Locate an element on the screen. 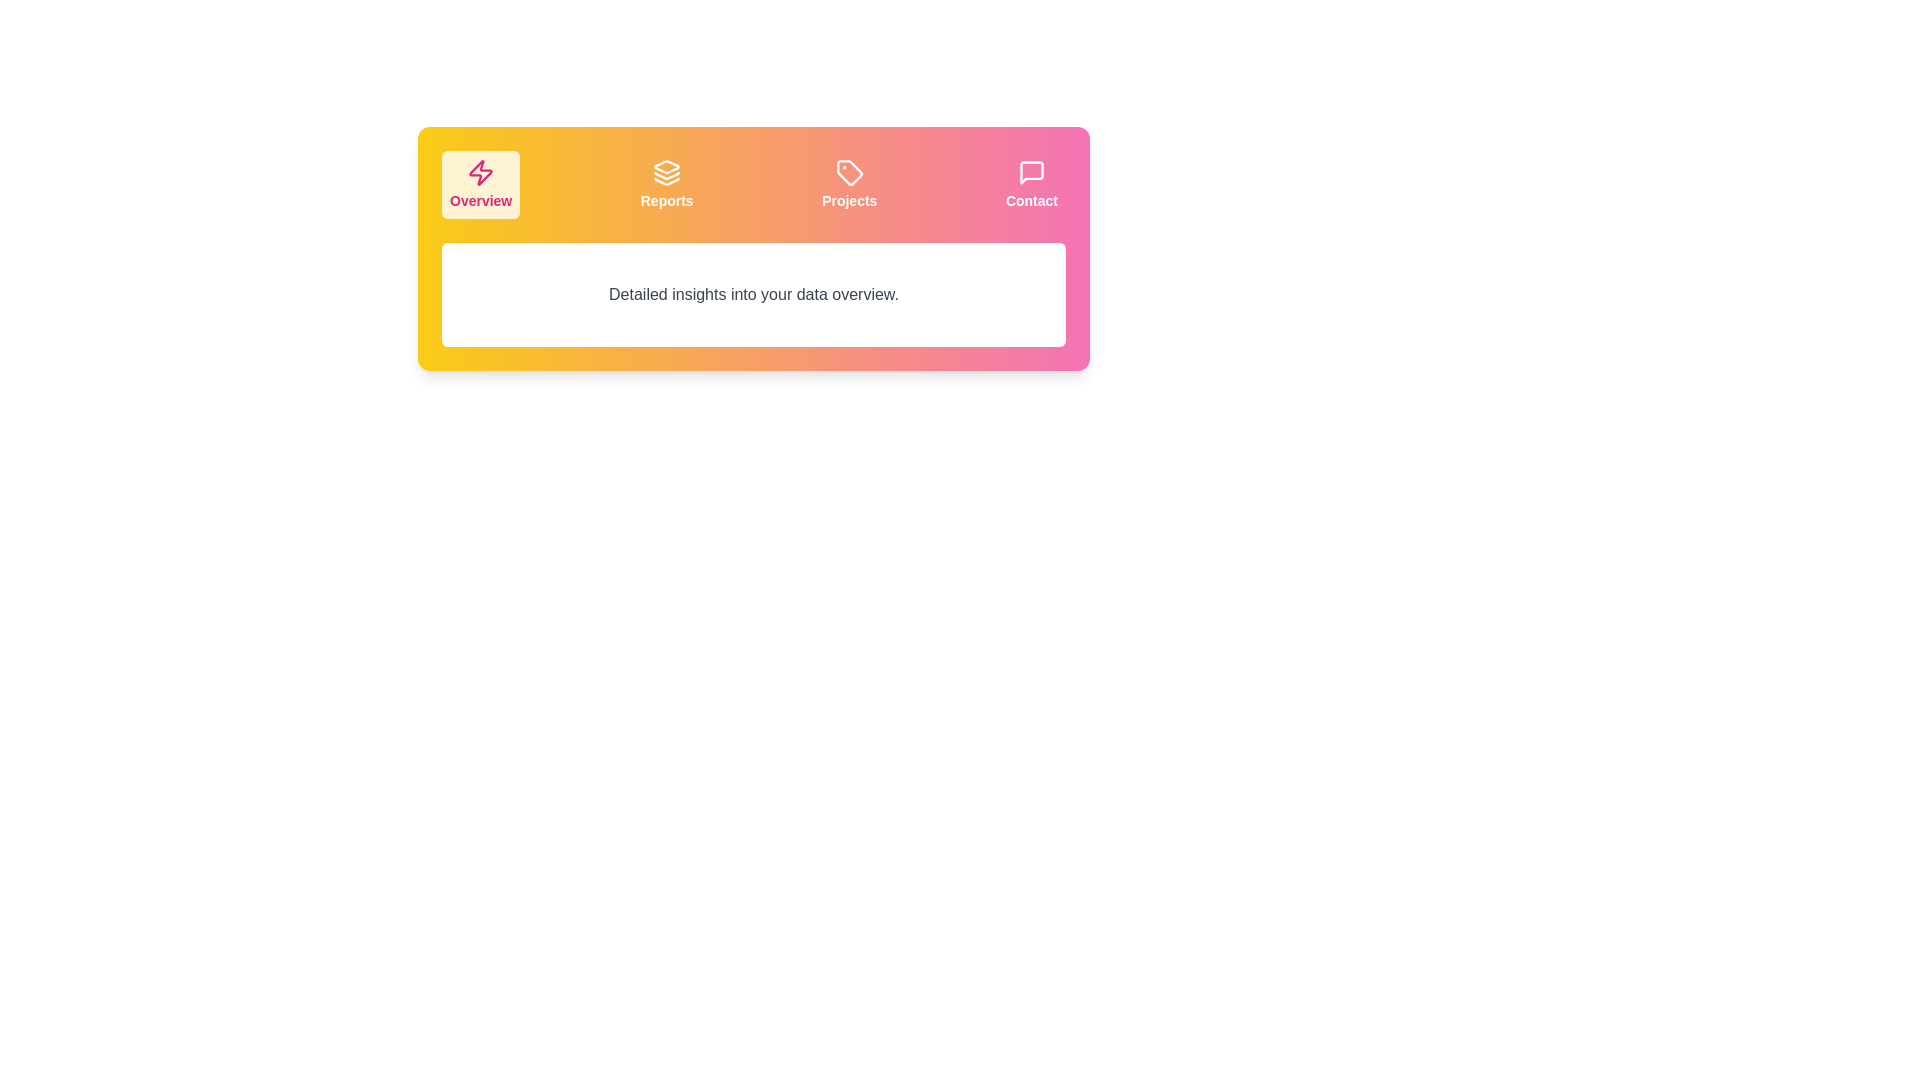 Image resolution: width=1920 pixels, height=1080 pixels. the 'Projects' icon in the navigation bar, which serves as a visual identifier for the 'Projects' section of the application is located at coordinates (849, 172).